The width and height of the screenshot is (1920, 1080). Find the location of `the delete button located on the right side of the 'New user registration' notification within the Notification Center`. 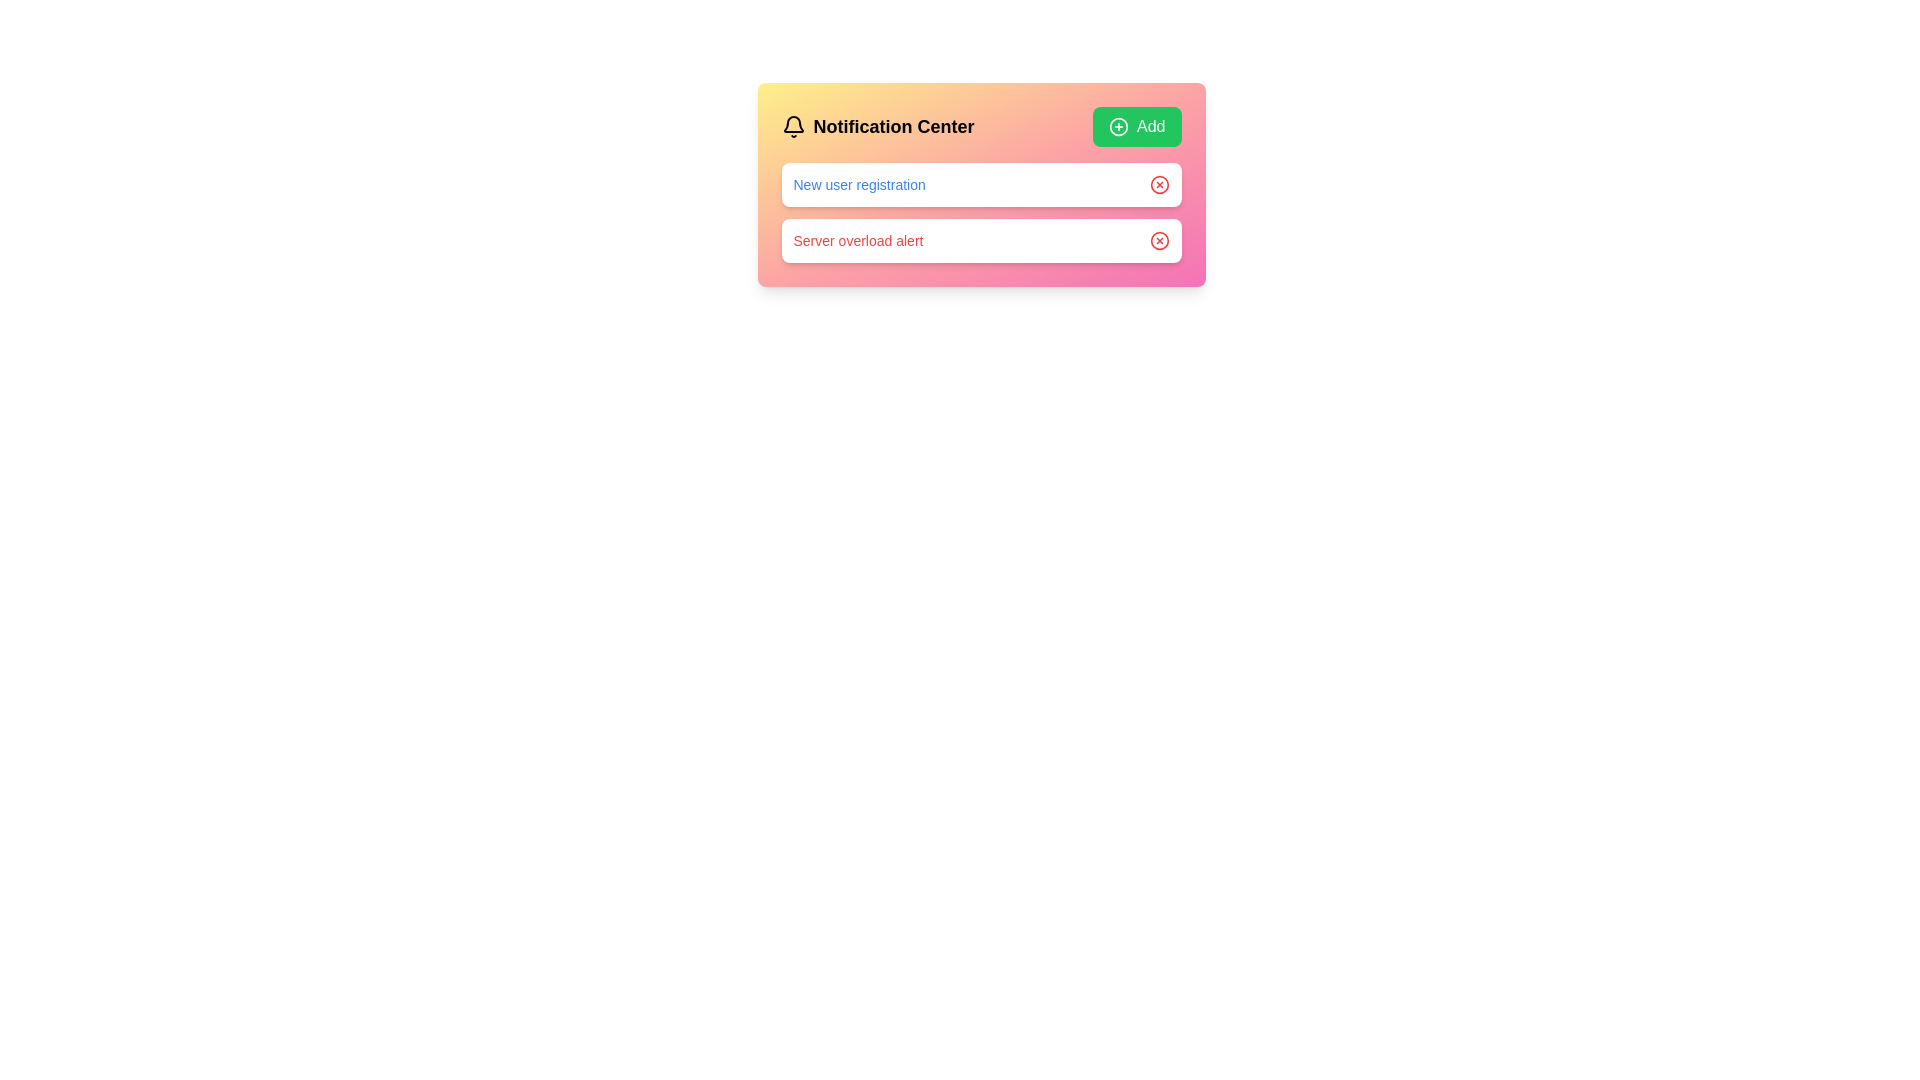

the delete button located on the right side of the 'New user registration' notification within the Notification Center is located at coordinates (1159, 185).